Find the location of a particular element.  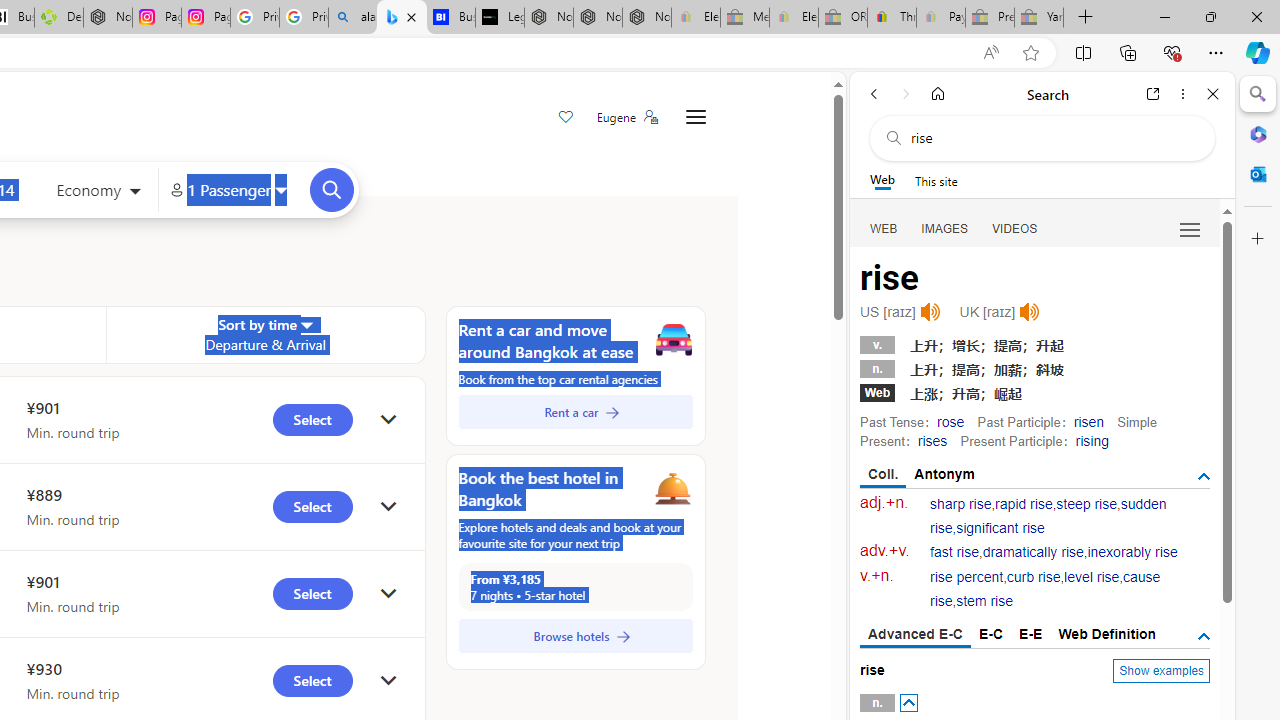

'AutomationID: posbtn_0' is located at coordinates (907, 702).